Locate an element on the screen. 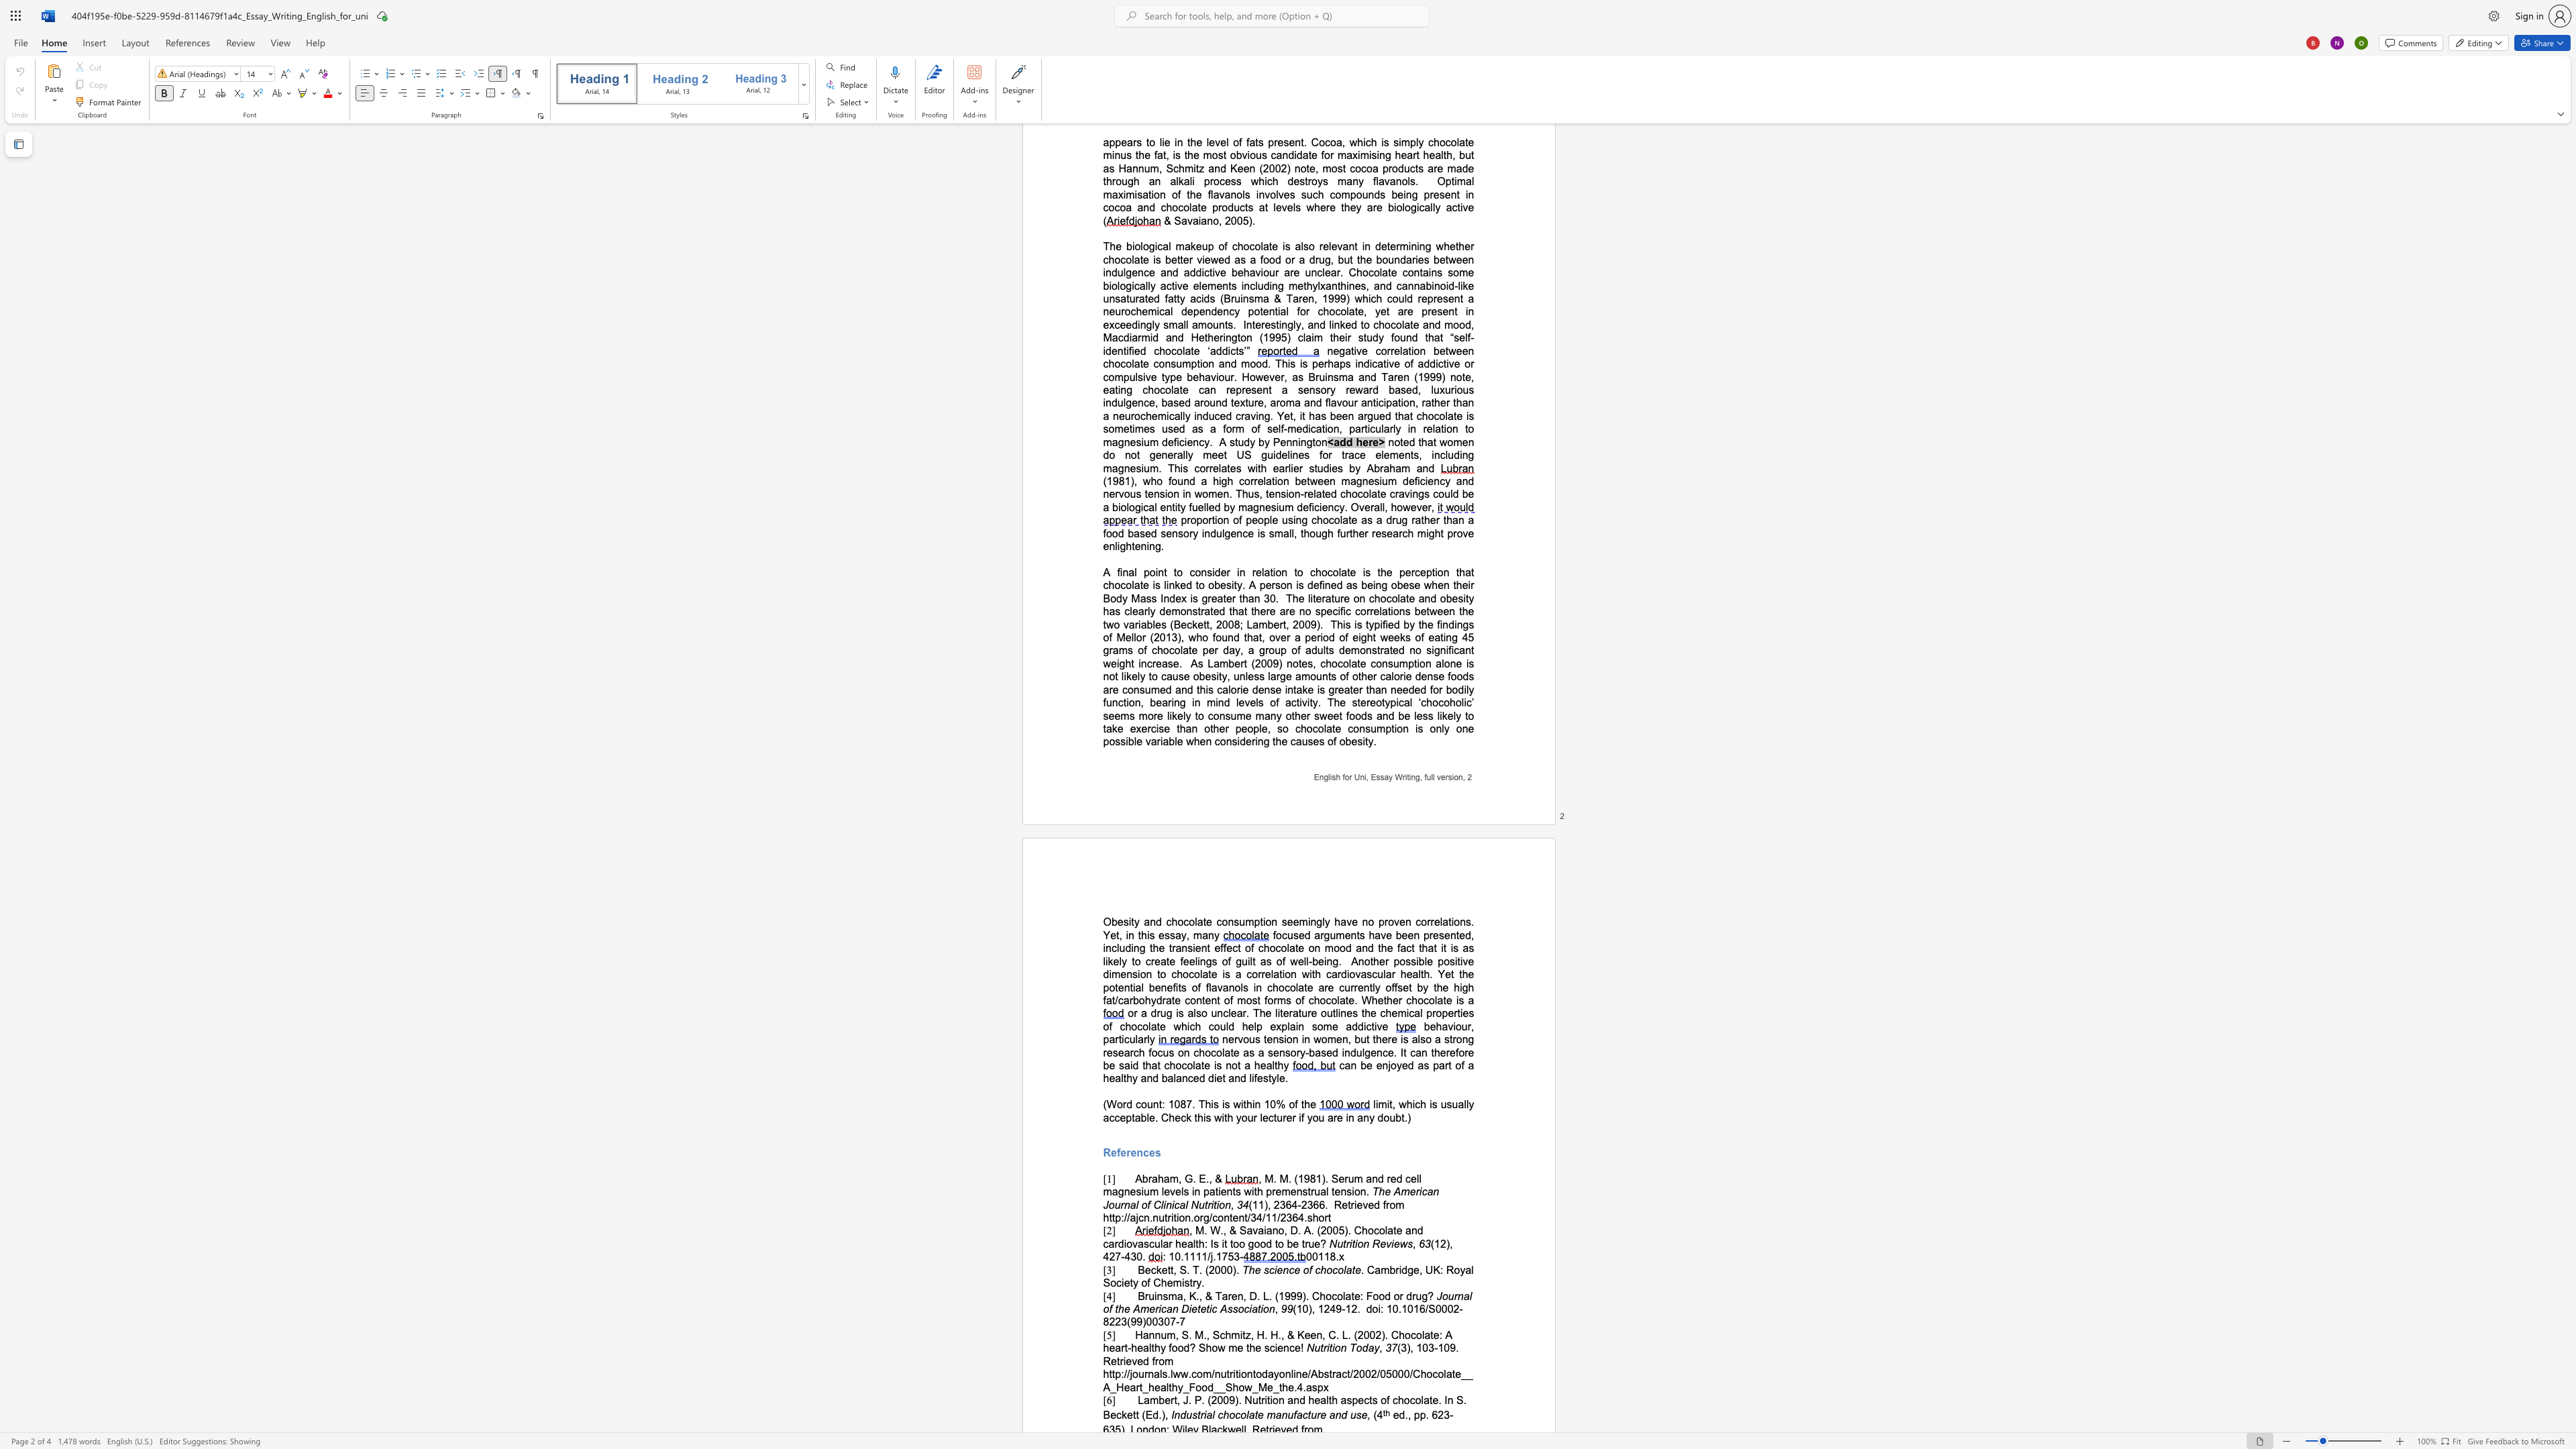 The height and width of the screenshot is (1449, 2576). the subset text "30" within the text "doi: 10.1016/S0002-8223(99)00307-7" is located at coordinates (1157, 1321).